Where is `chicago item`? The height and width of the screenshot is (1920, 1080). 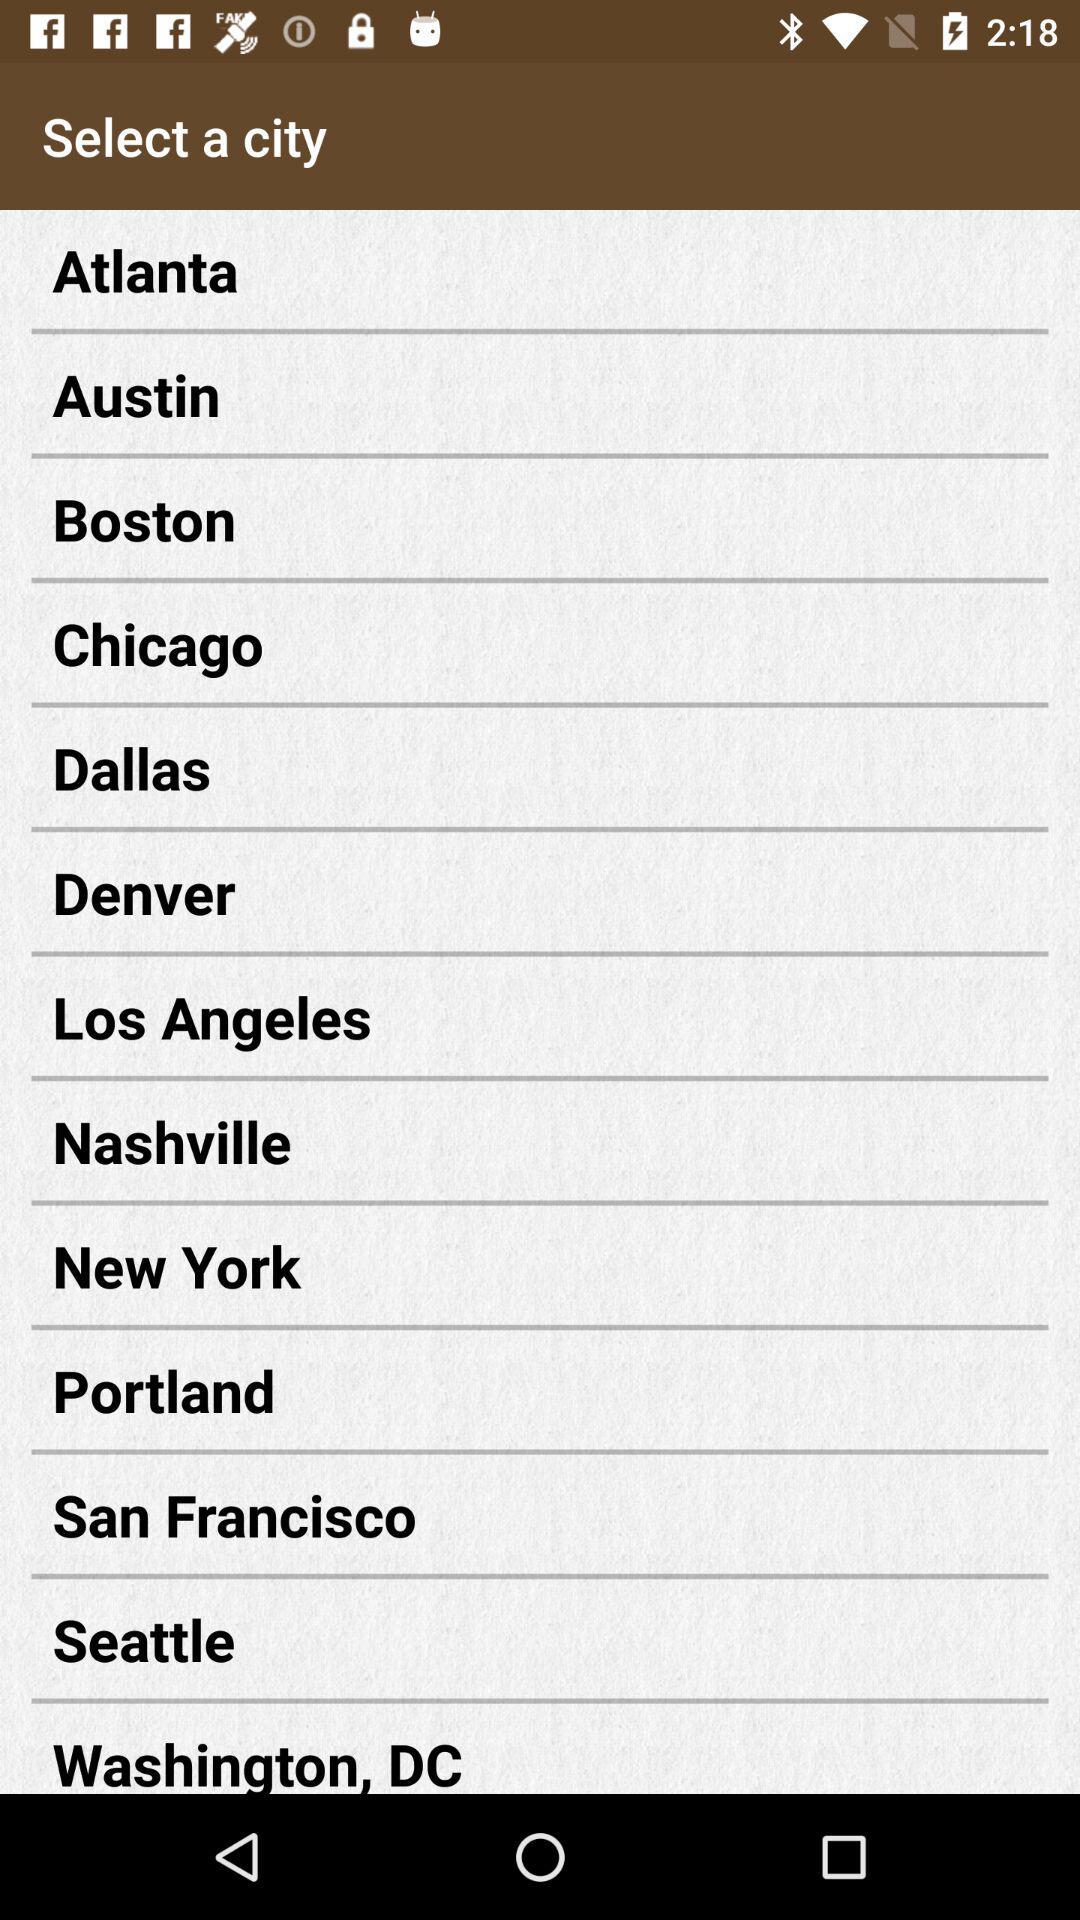
chicago item is located at coordinates (540, 643).